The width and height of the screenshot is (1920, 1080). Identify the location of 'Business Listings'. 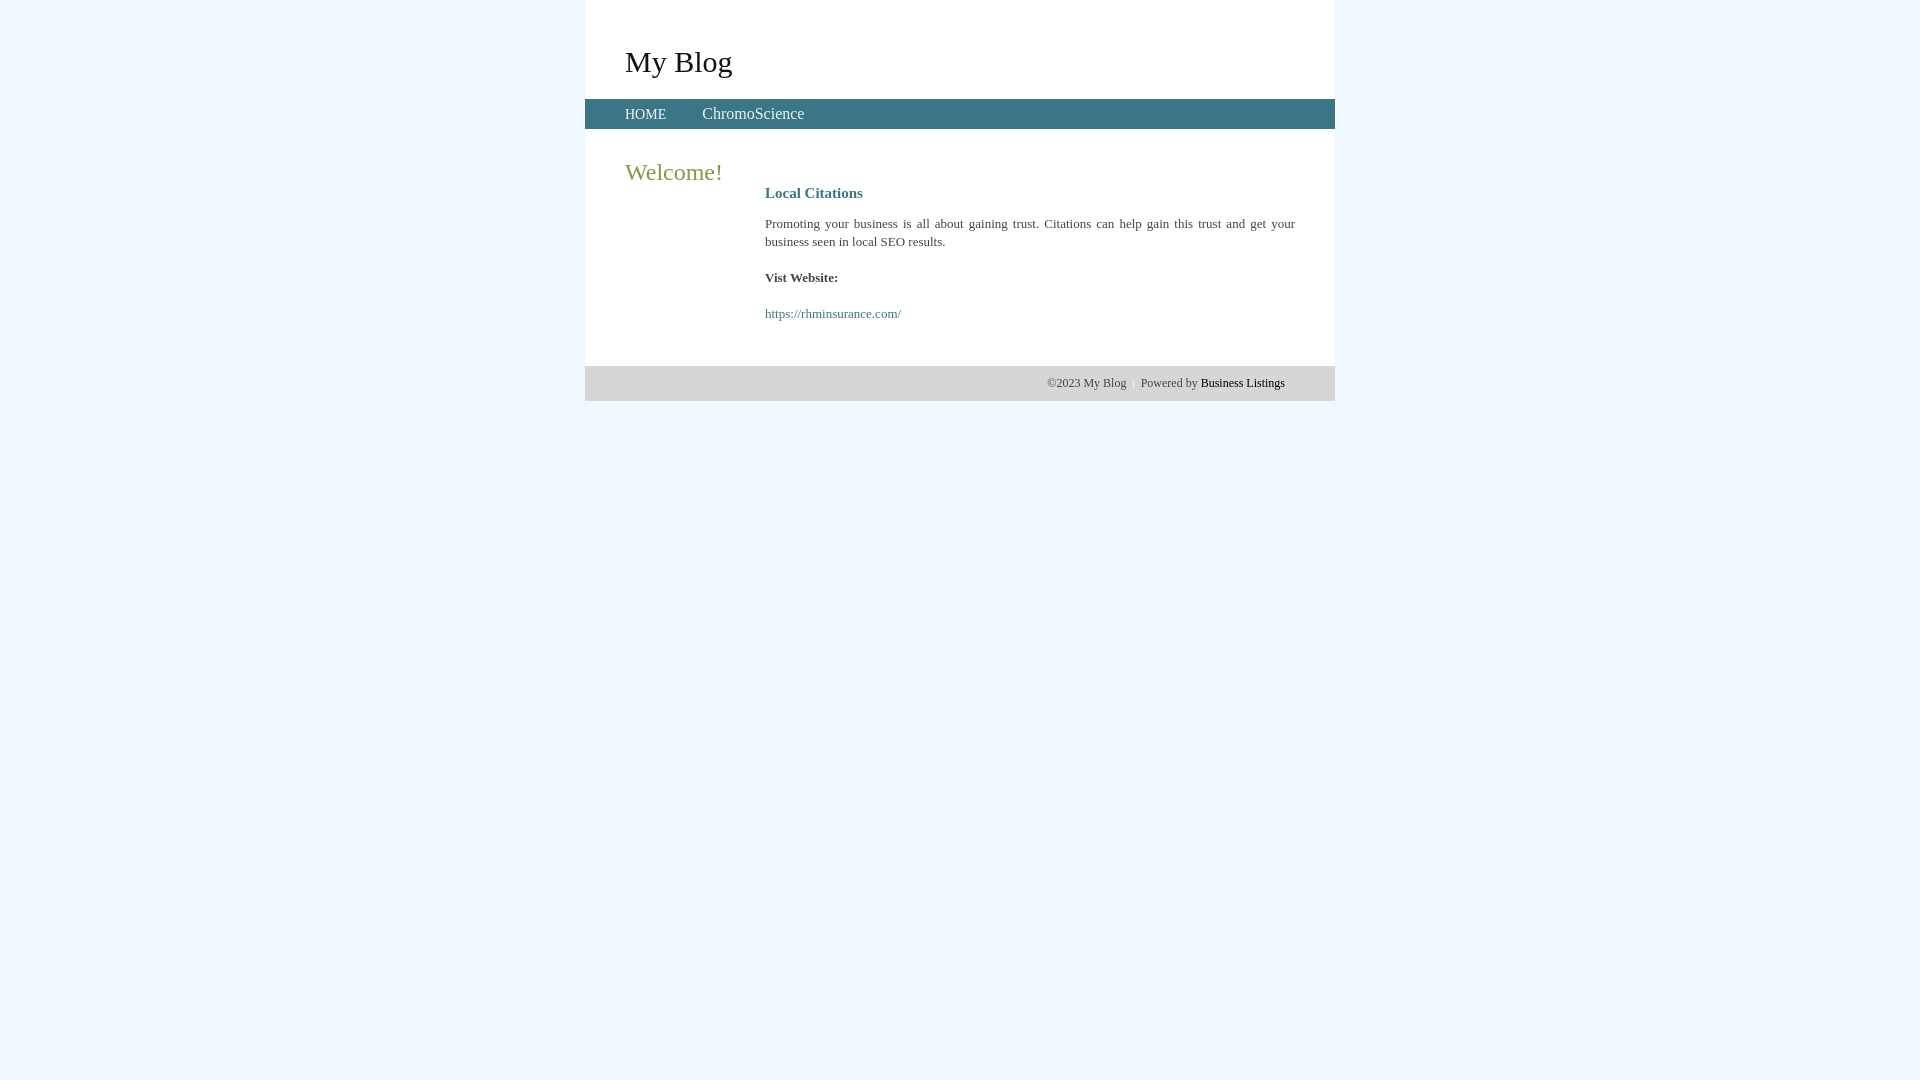
(1242, 382).